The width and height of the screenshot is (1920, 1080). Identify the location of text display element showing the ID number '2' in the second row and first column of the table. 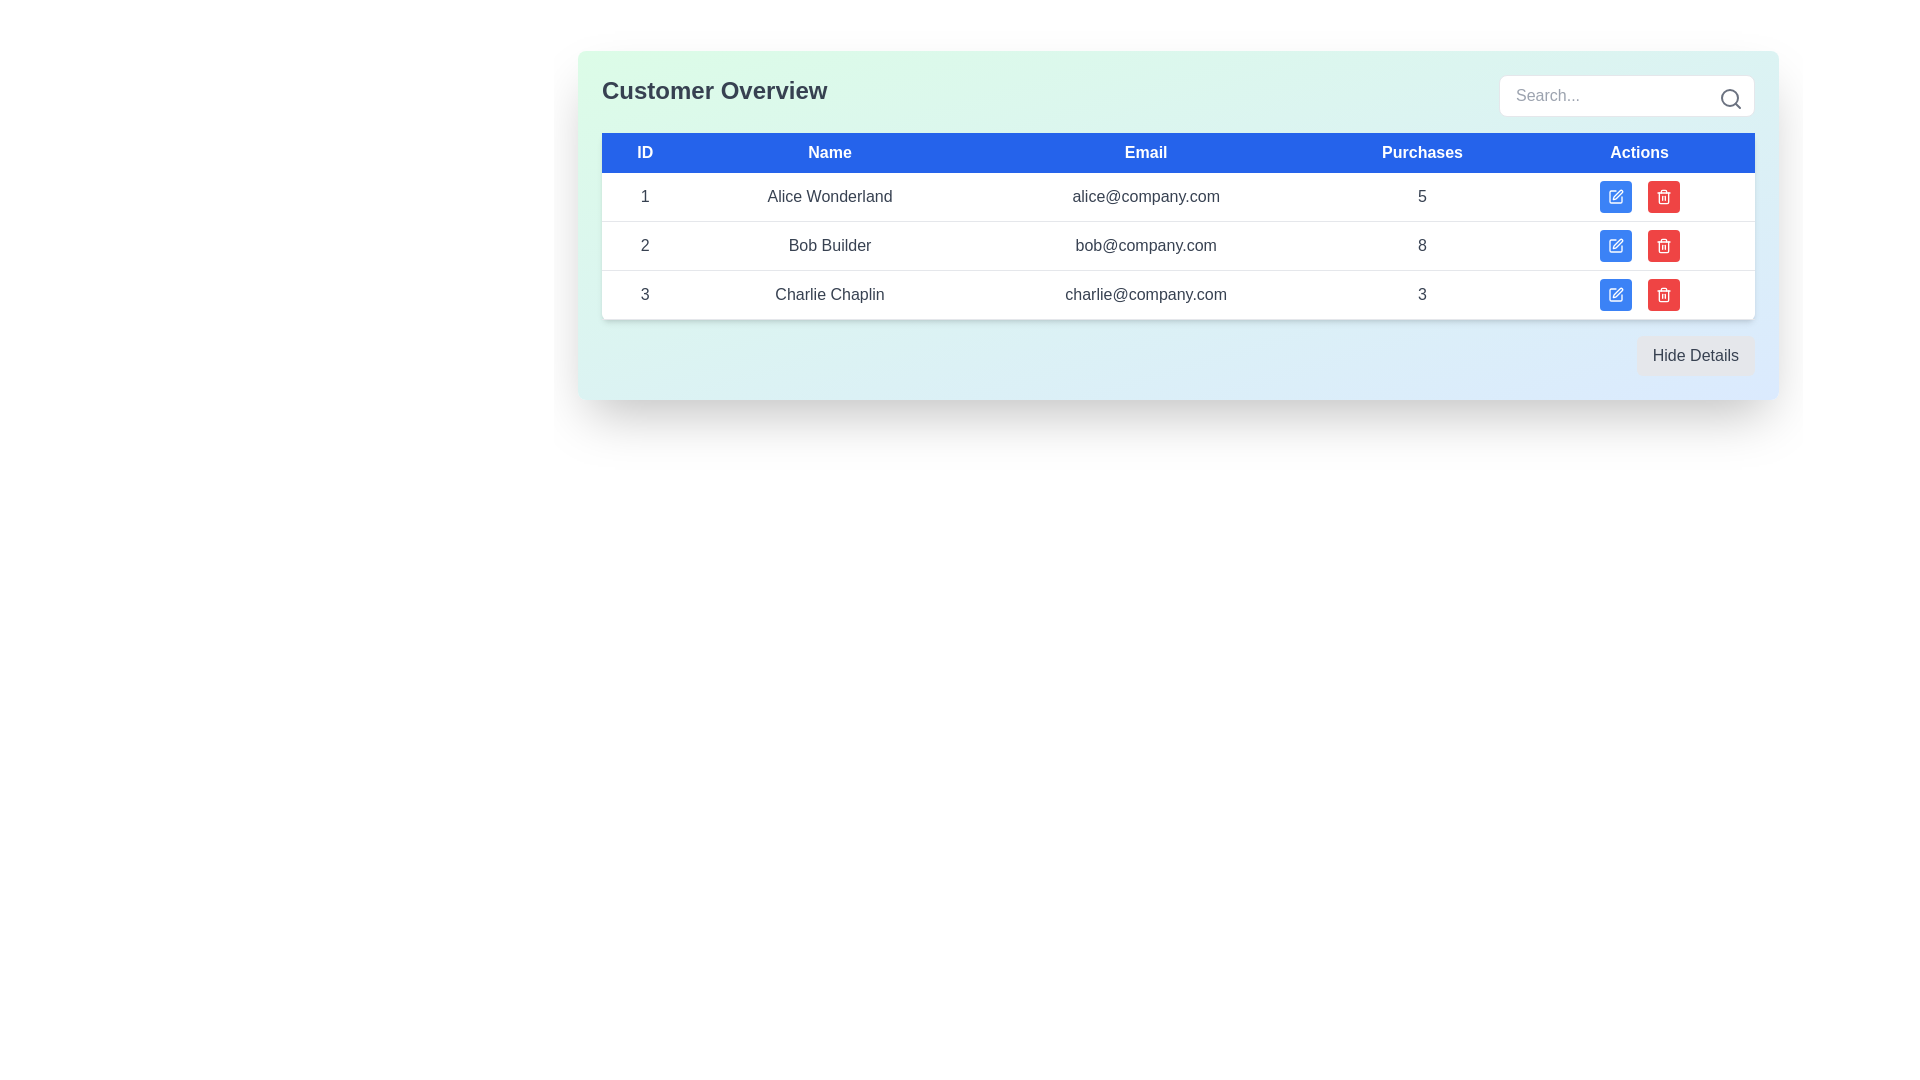
(645, 245).